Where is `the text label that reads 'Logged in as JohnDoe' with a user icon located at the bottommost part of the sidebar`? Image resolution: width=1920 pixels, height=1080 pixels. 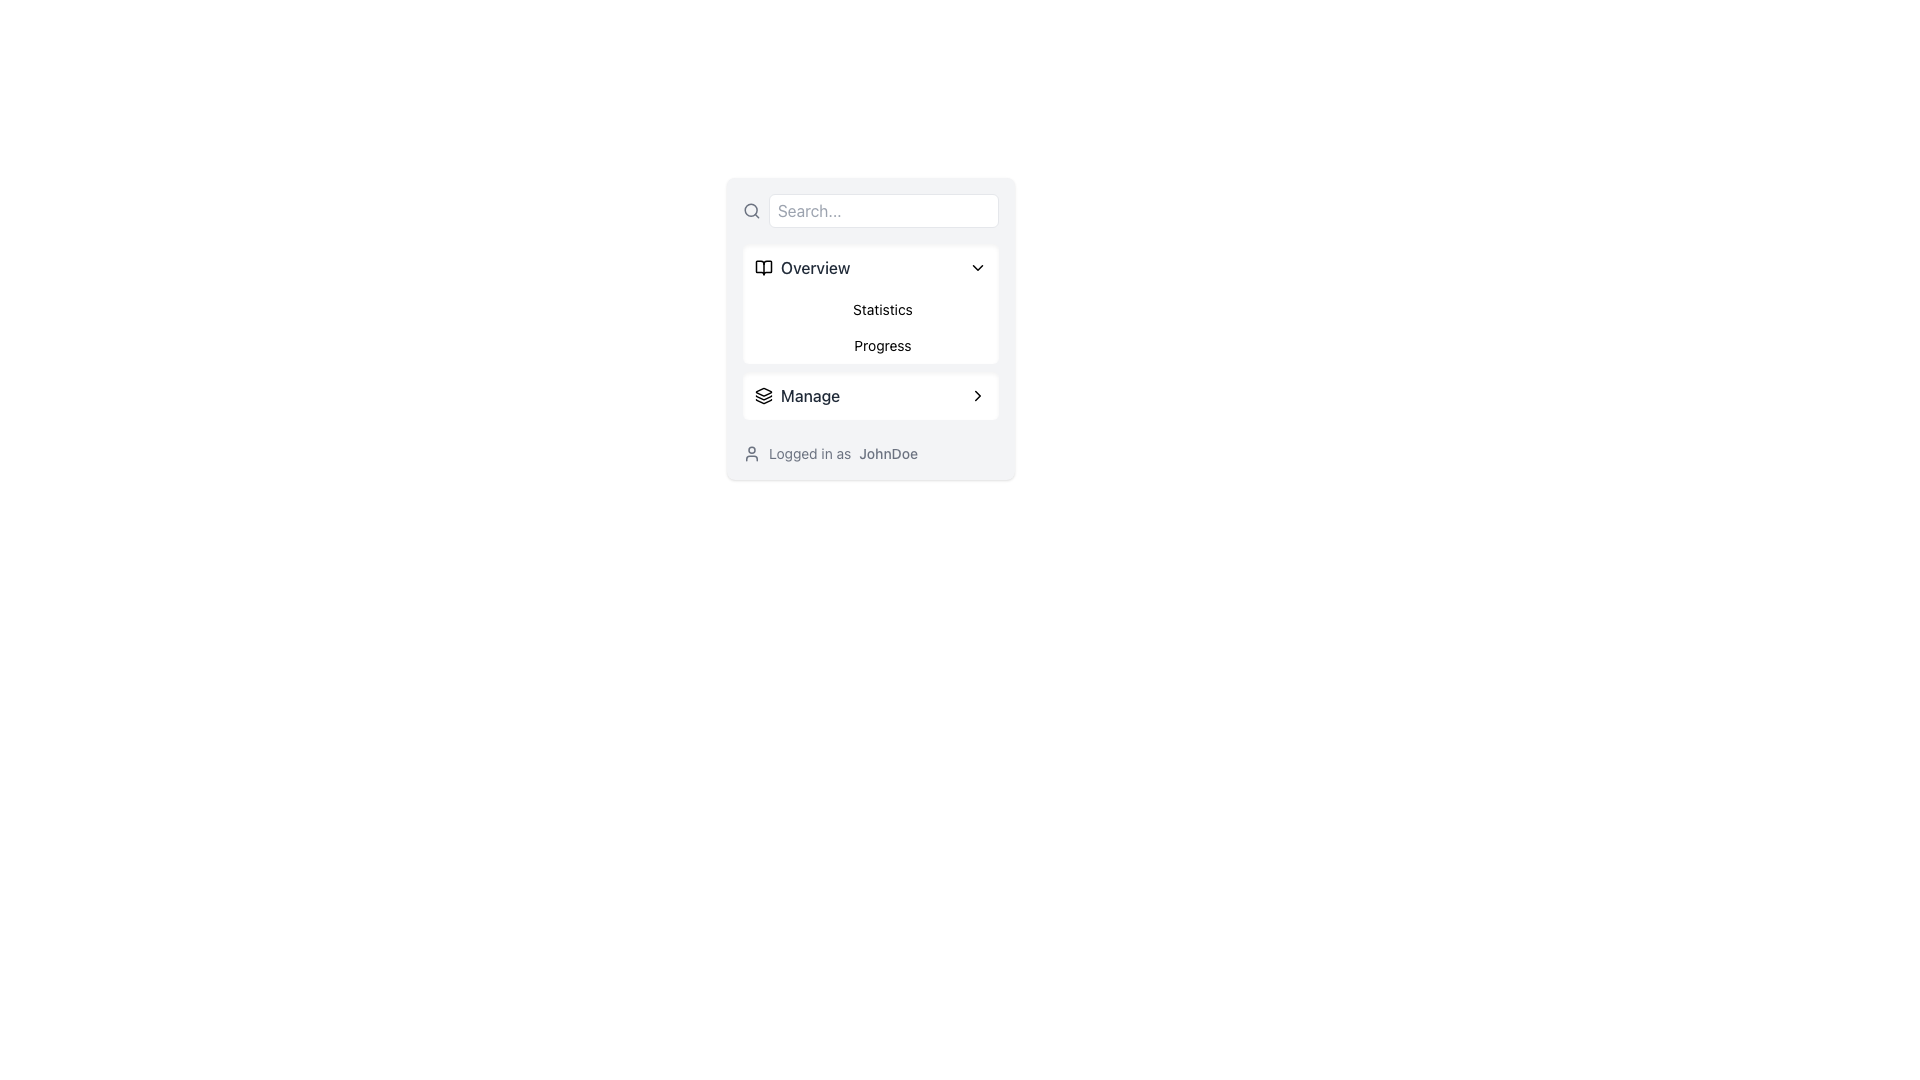
the text label that reads 'Logged in as JohnDoe' with a user icon located at the bottommost part of the sidebar is located at coordinates (870, 454).